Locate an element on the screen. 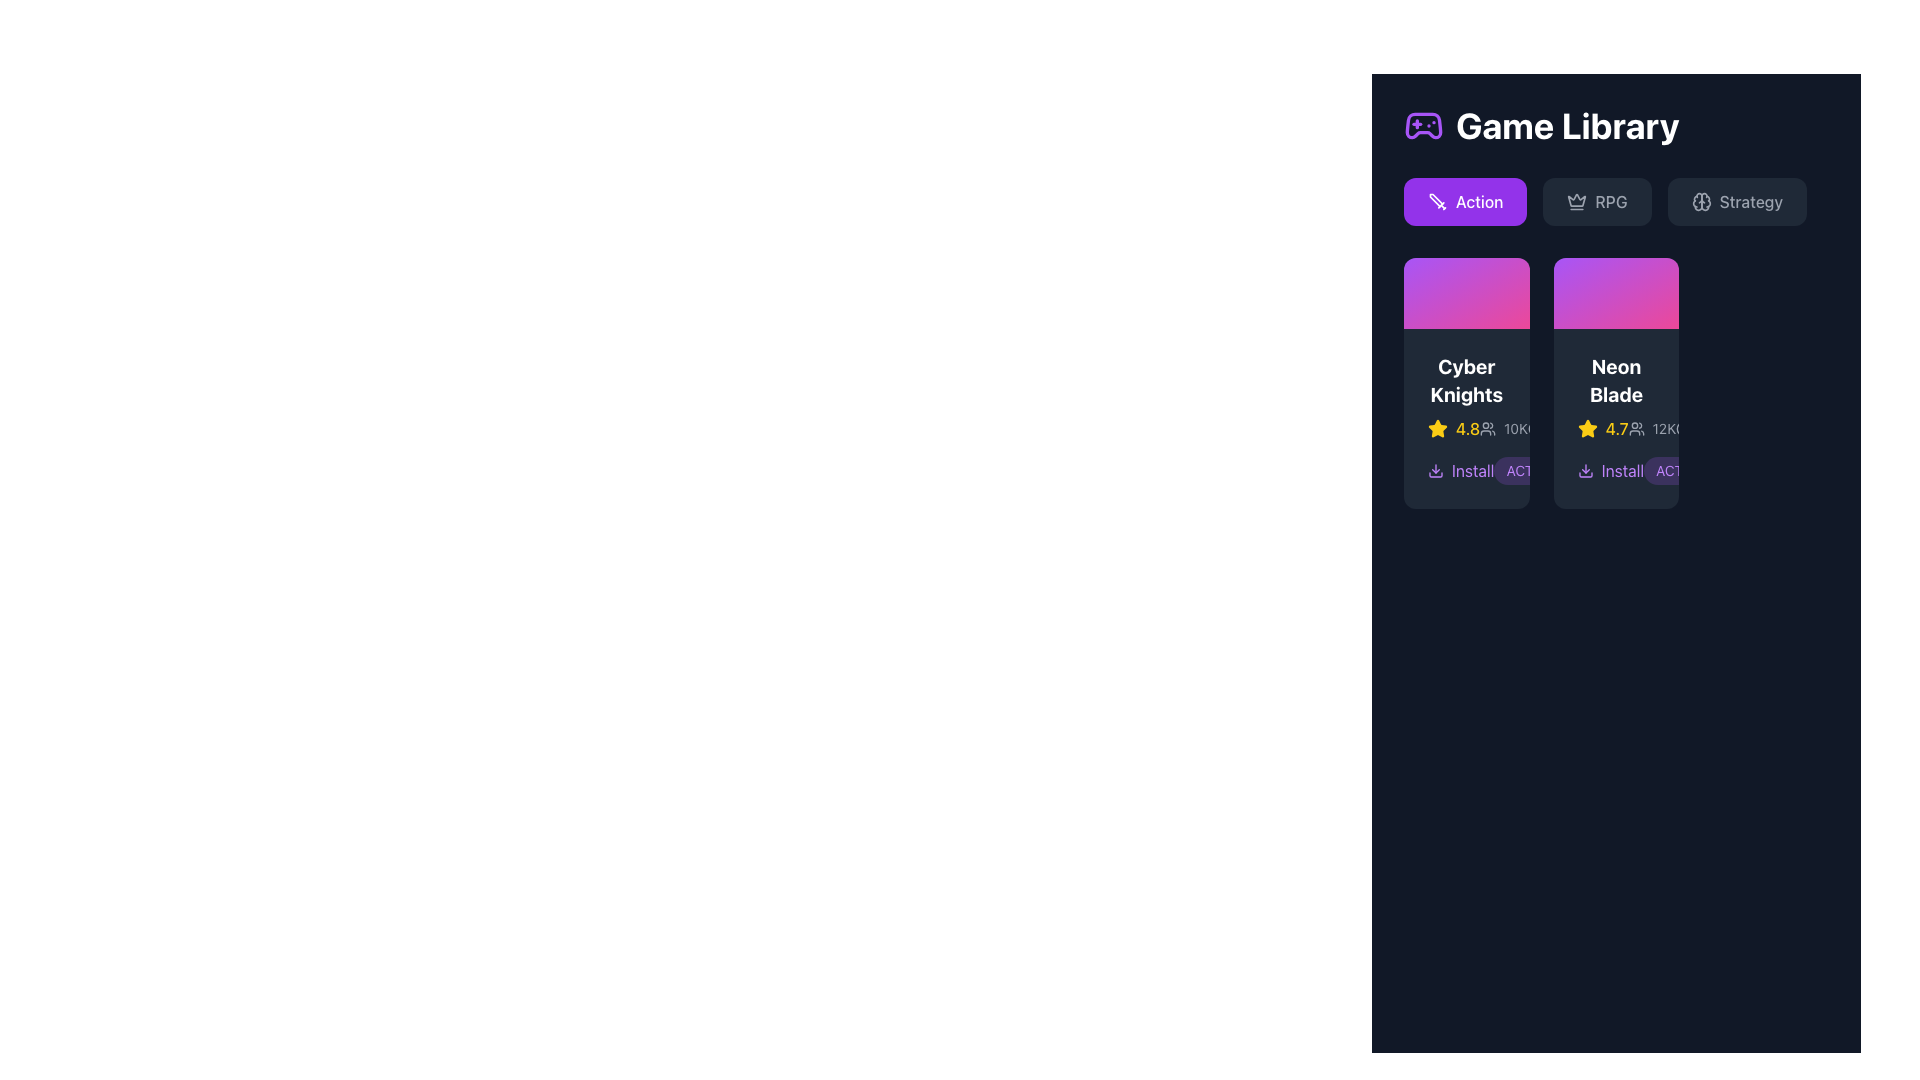 Image resolution: width=1920 pixels, height=1080 pixels. the non-interactive text label representing the game category or genre located at the top-right corner of the 'Game Library' section, next to the 'Action' and 'RPG' buttons is located at coordinates (1750, 201).